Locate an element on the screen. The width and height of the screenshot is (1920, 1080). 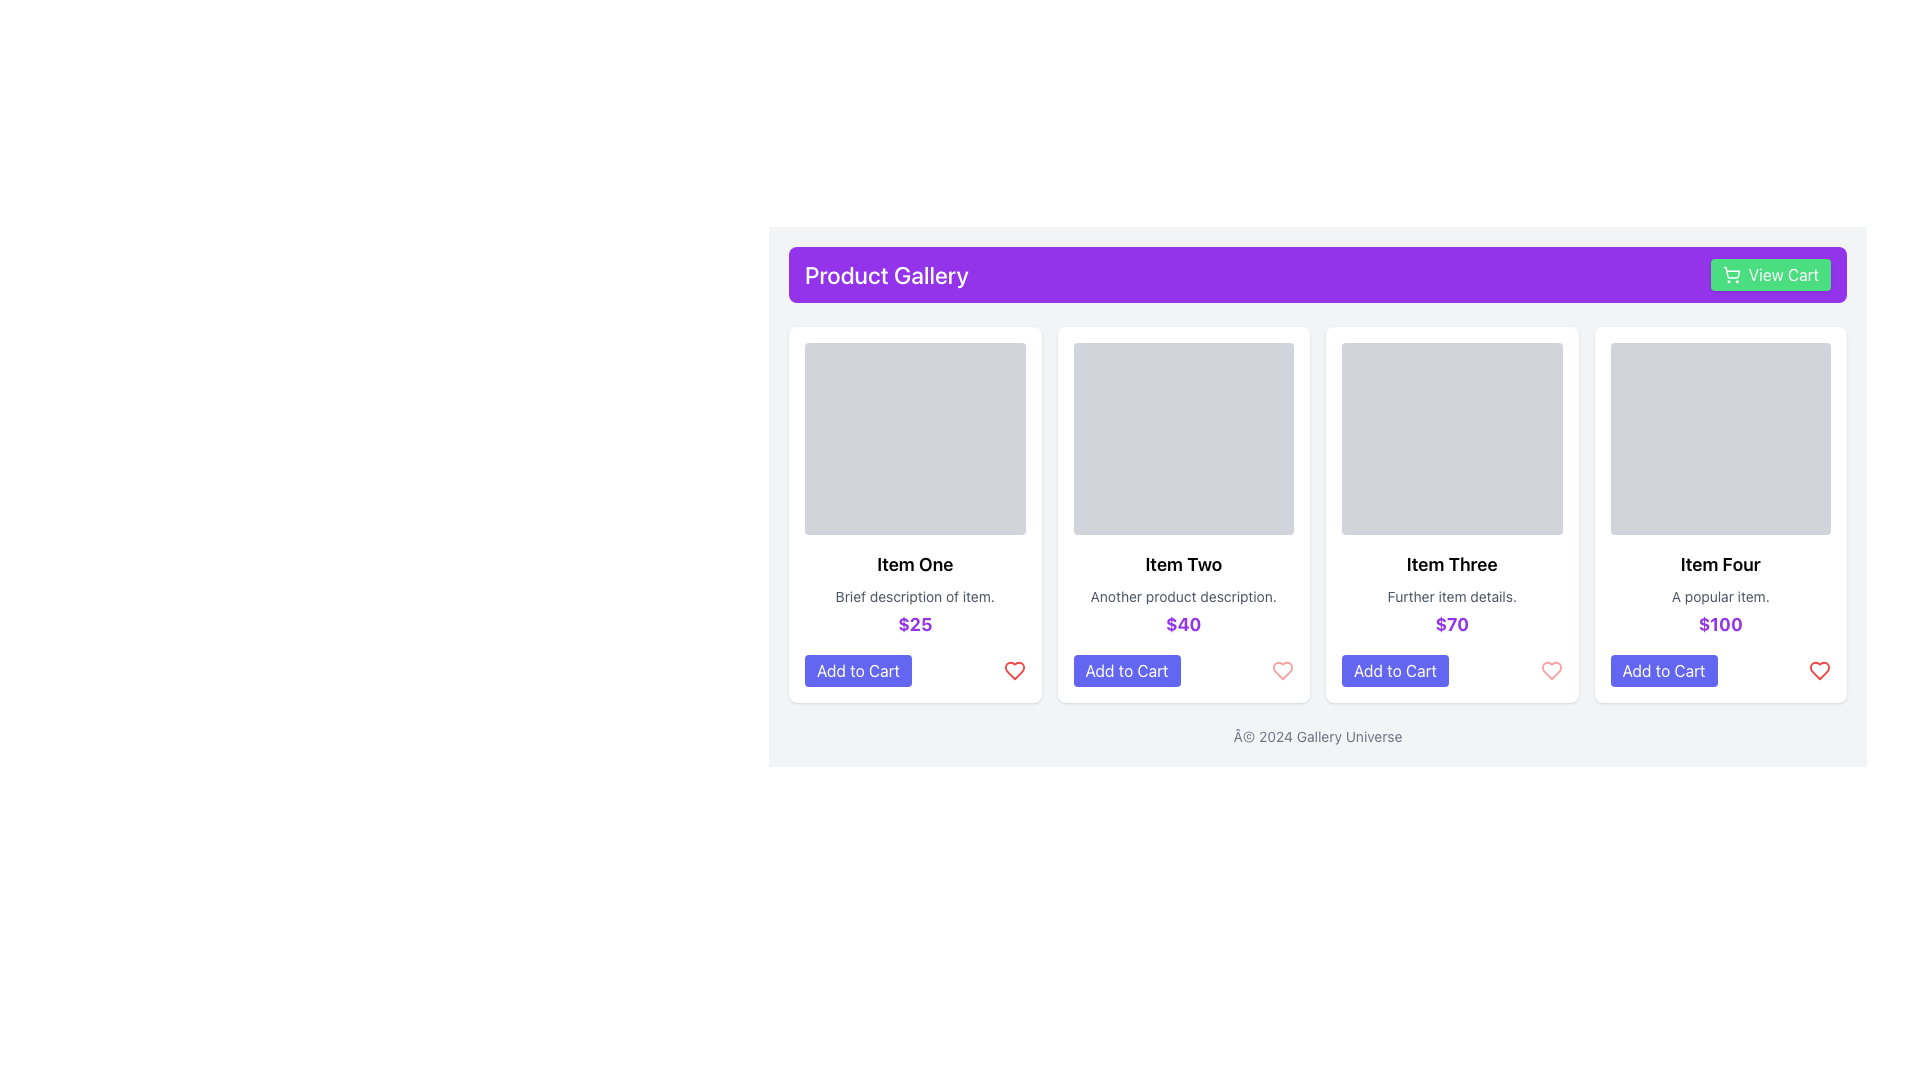
the Card component displaying product information, which is the second card from the left in a grid of four cards is located at coordinates (1183, 514).